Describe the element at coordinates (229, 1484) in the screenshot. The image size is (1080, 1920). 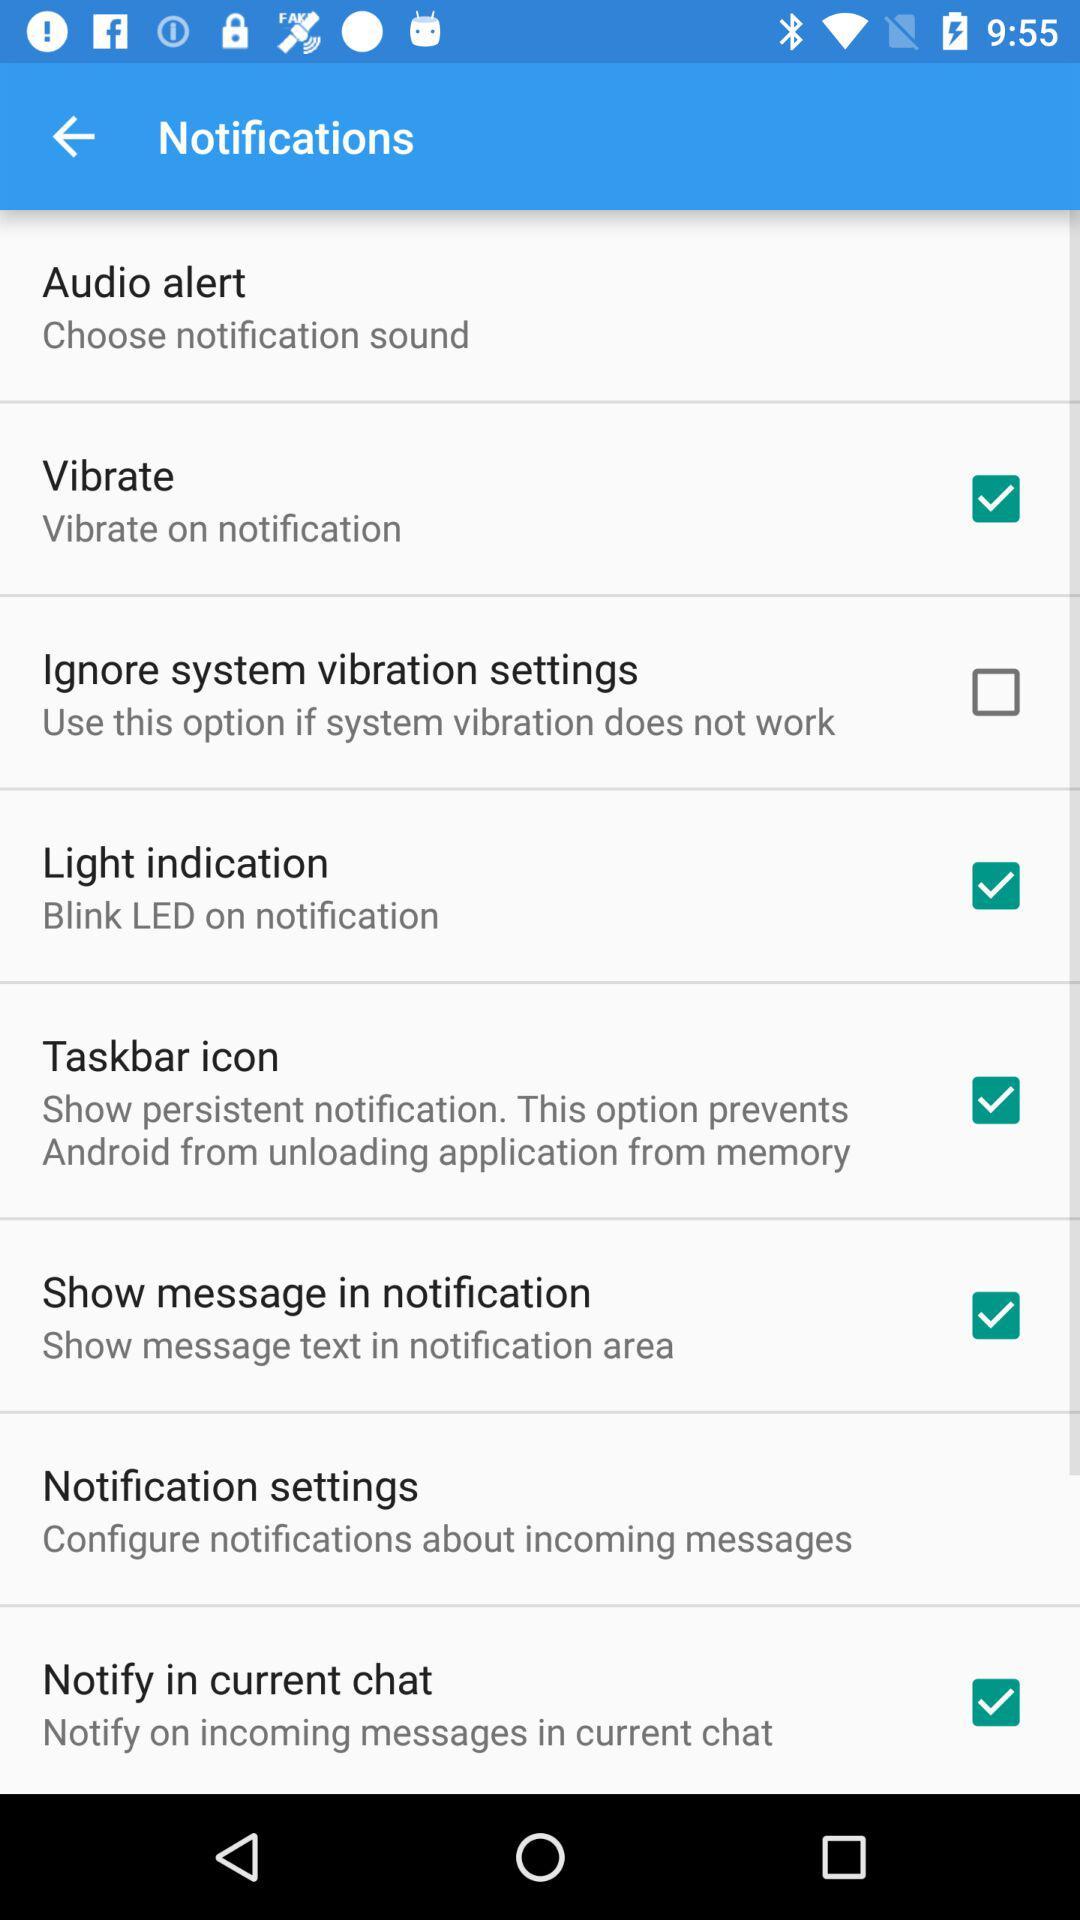
I see `item below show message text item` at that location.